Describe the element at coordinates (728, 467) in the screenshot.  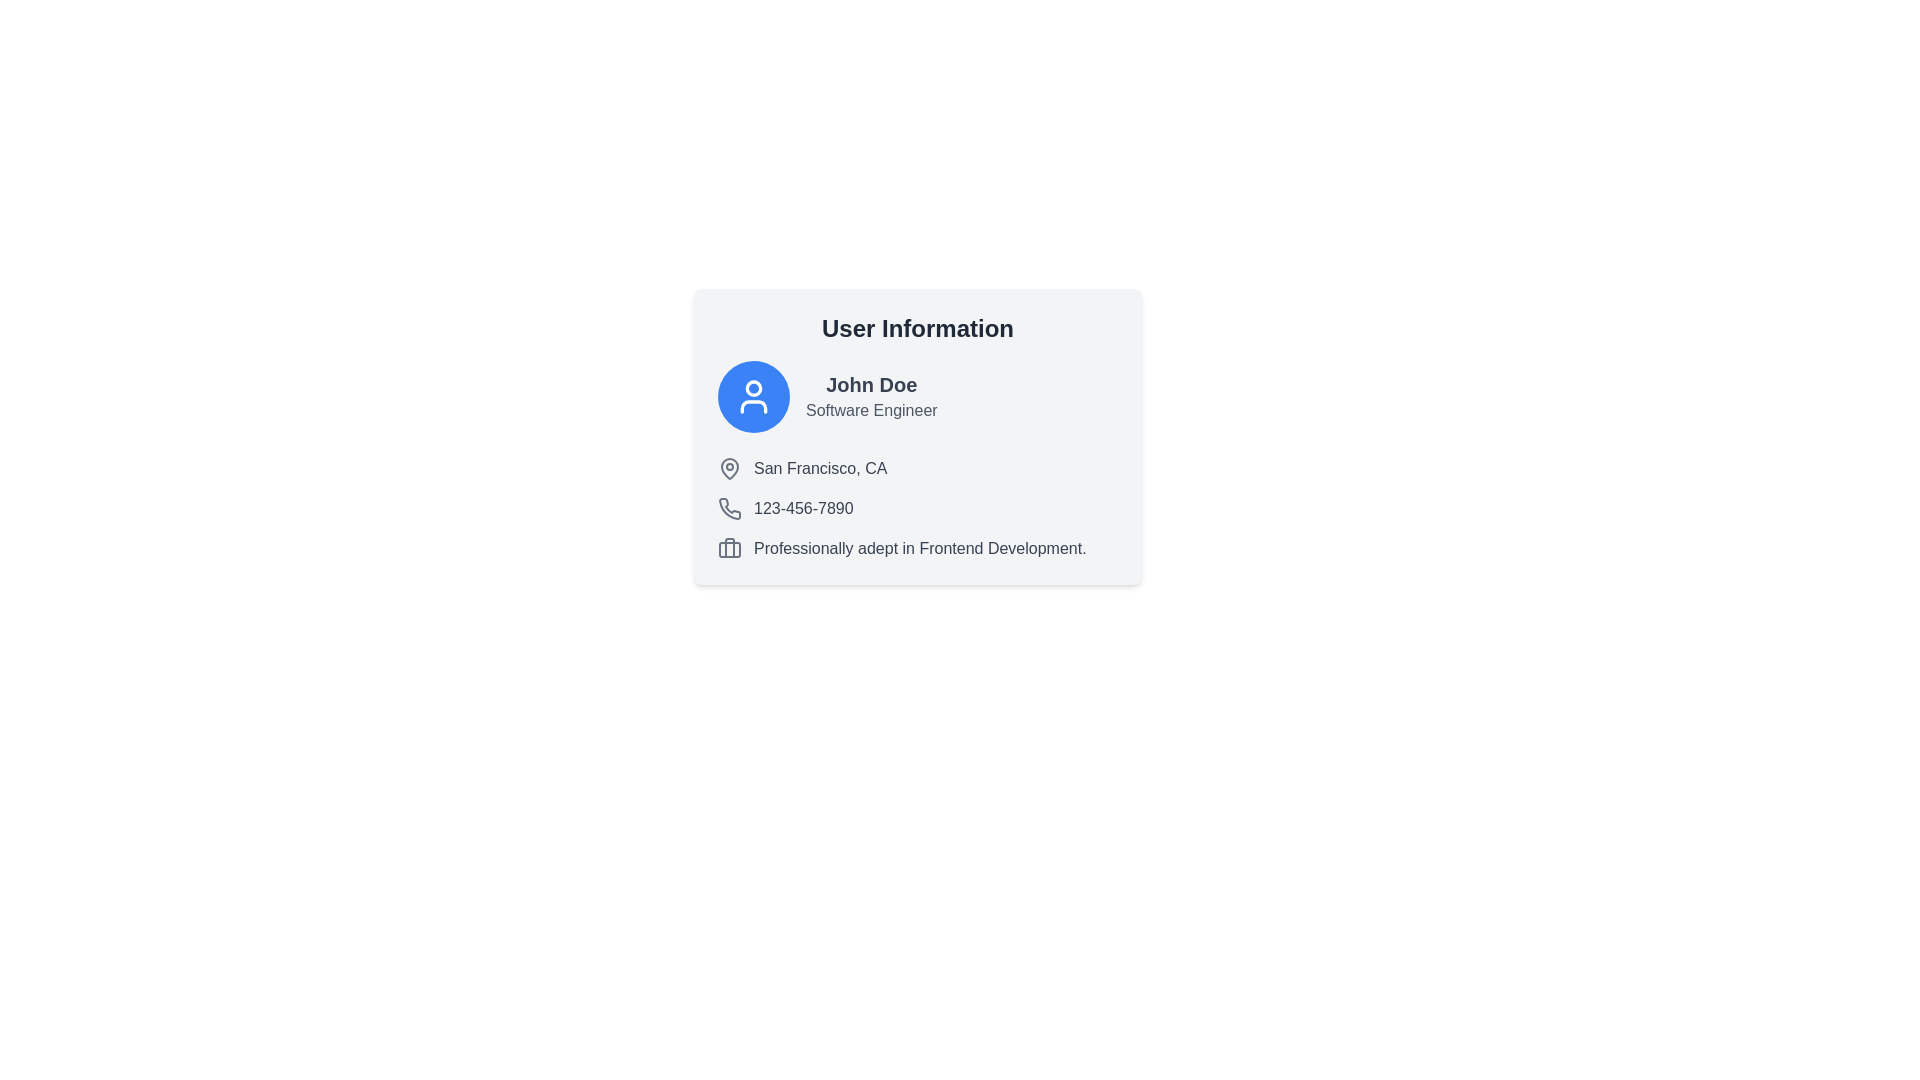
I see `SVG icon representing location information adjacent to 'San Francisco, CA' by clicking on its center point` at that location.